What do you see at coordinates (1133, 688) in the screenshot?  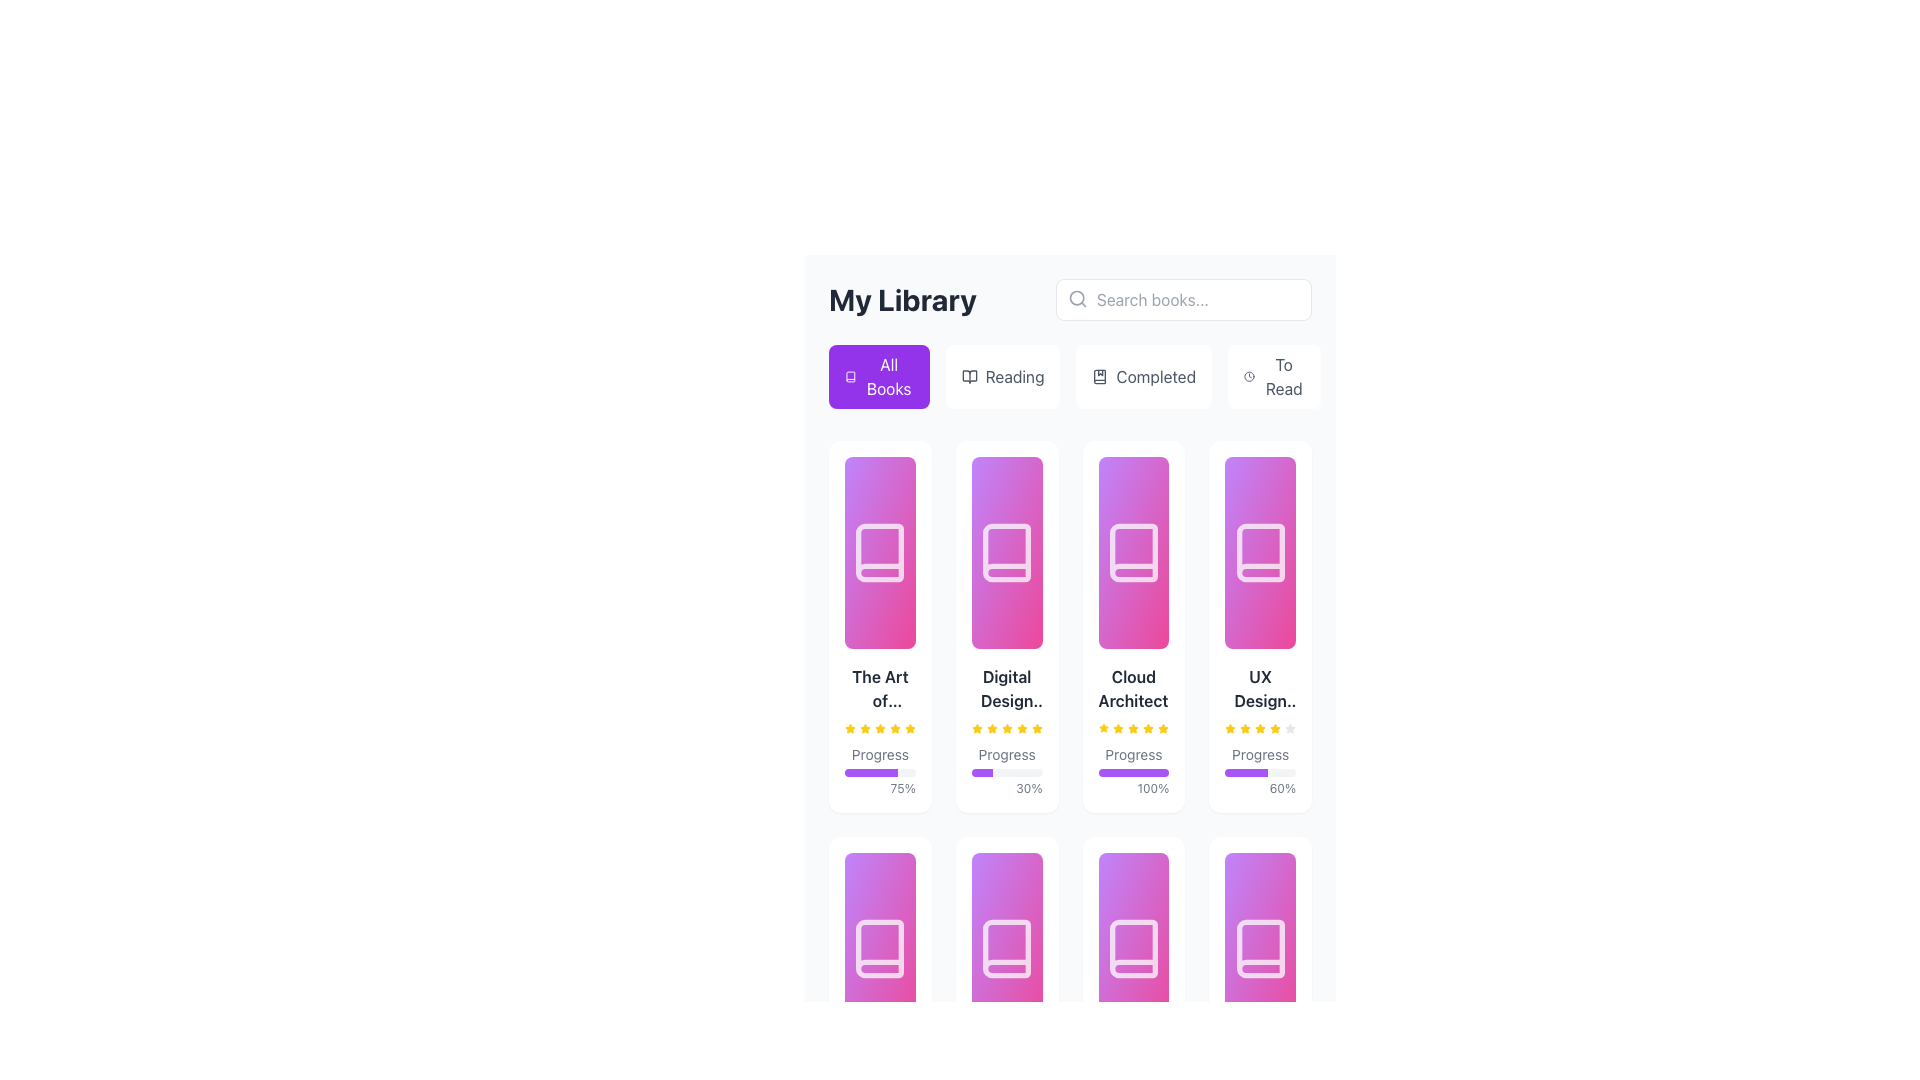 I see `the Text label that serves as the title for the card, located at the top center above yellow stars and a progress bar labeled '100%.'` at bounding box center [1133, 688].